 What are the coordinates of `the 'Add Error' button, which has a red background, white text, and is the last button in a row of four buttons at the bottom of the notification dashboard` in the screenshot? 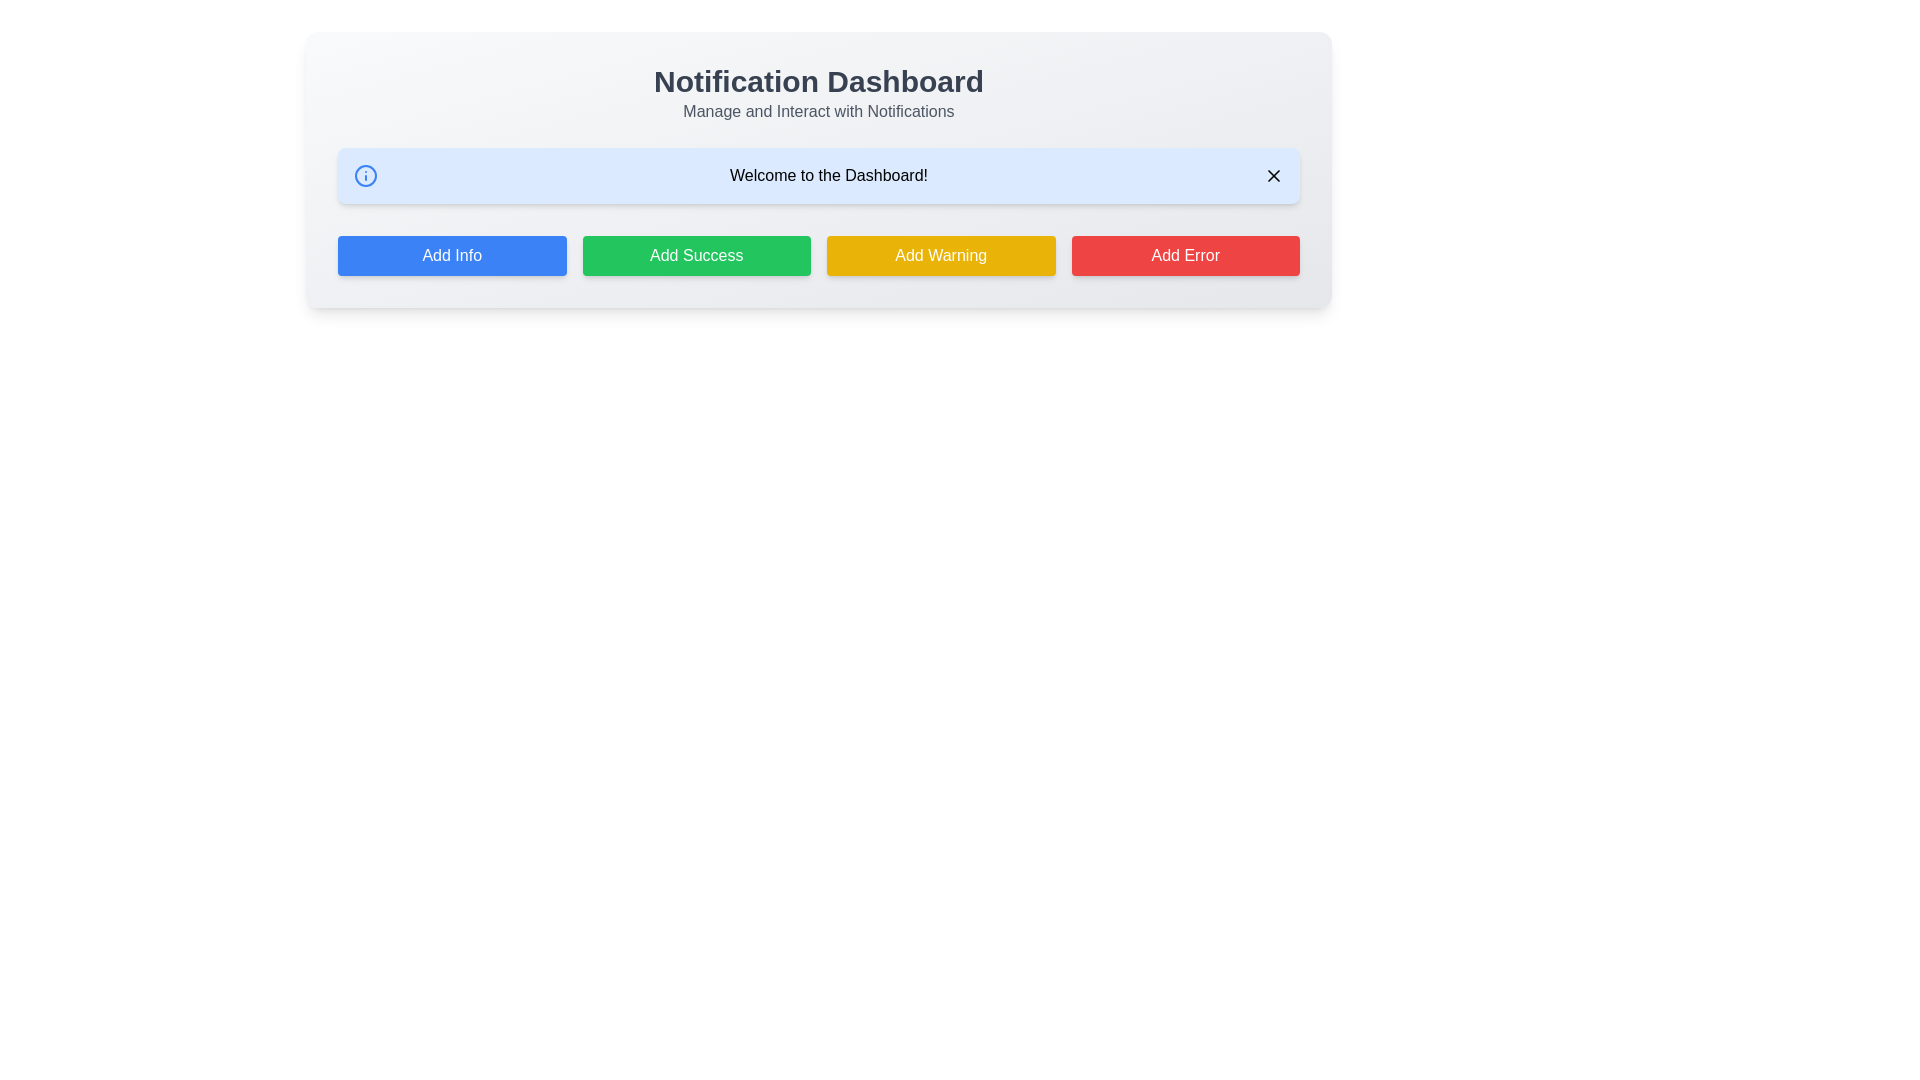 It's located at (1185, 254).